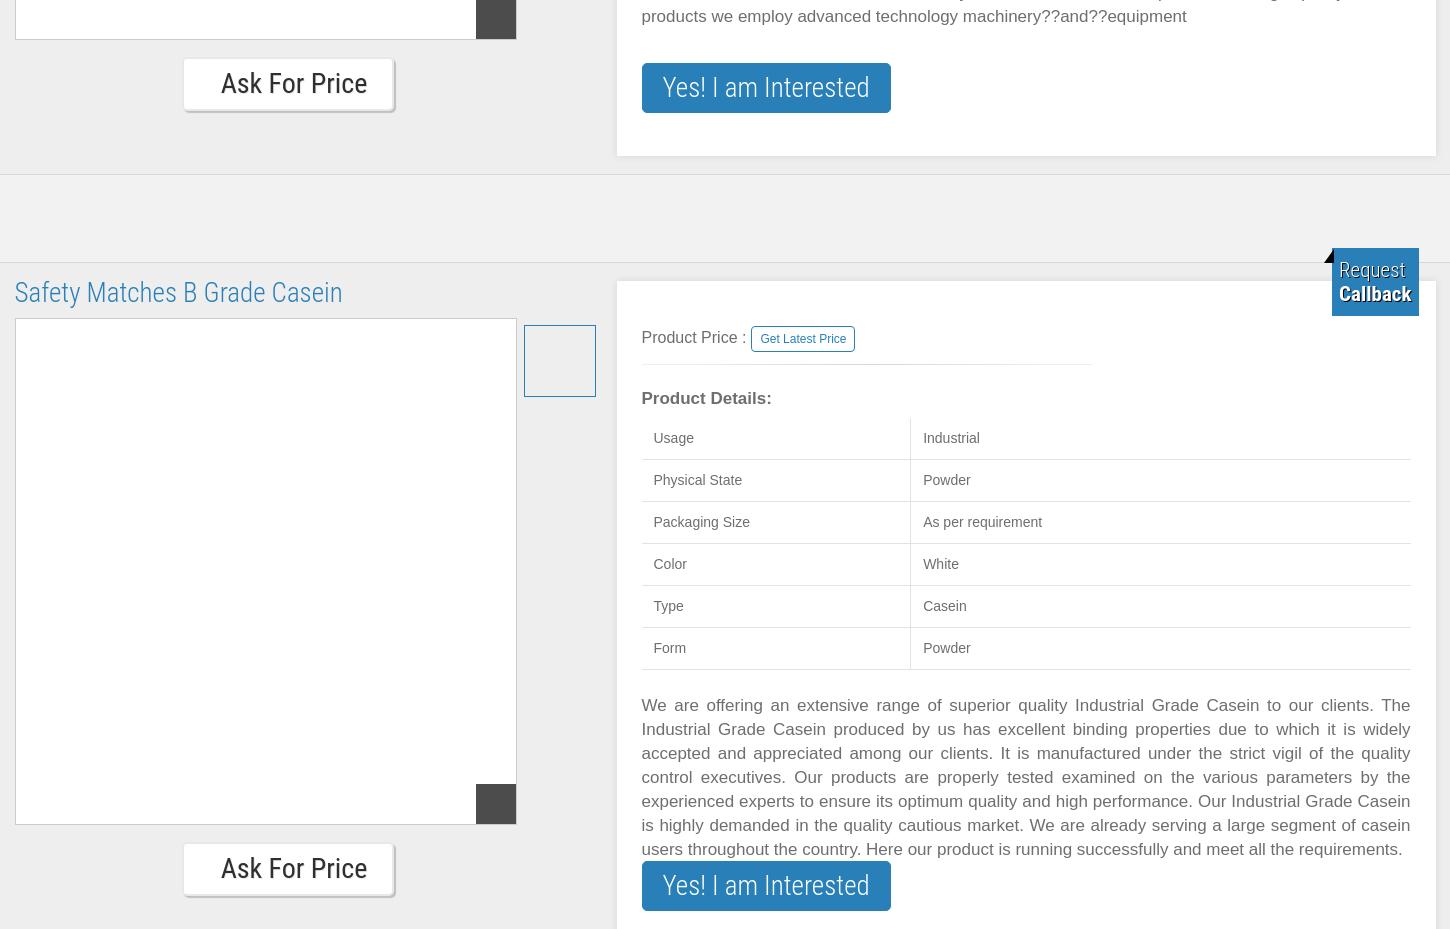 This screenshot has height=929, width=1450. Describe the element at coordinates (651, 646) in the screenshot. I see `'Form'` at that location.